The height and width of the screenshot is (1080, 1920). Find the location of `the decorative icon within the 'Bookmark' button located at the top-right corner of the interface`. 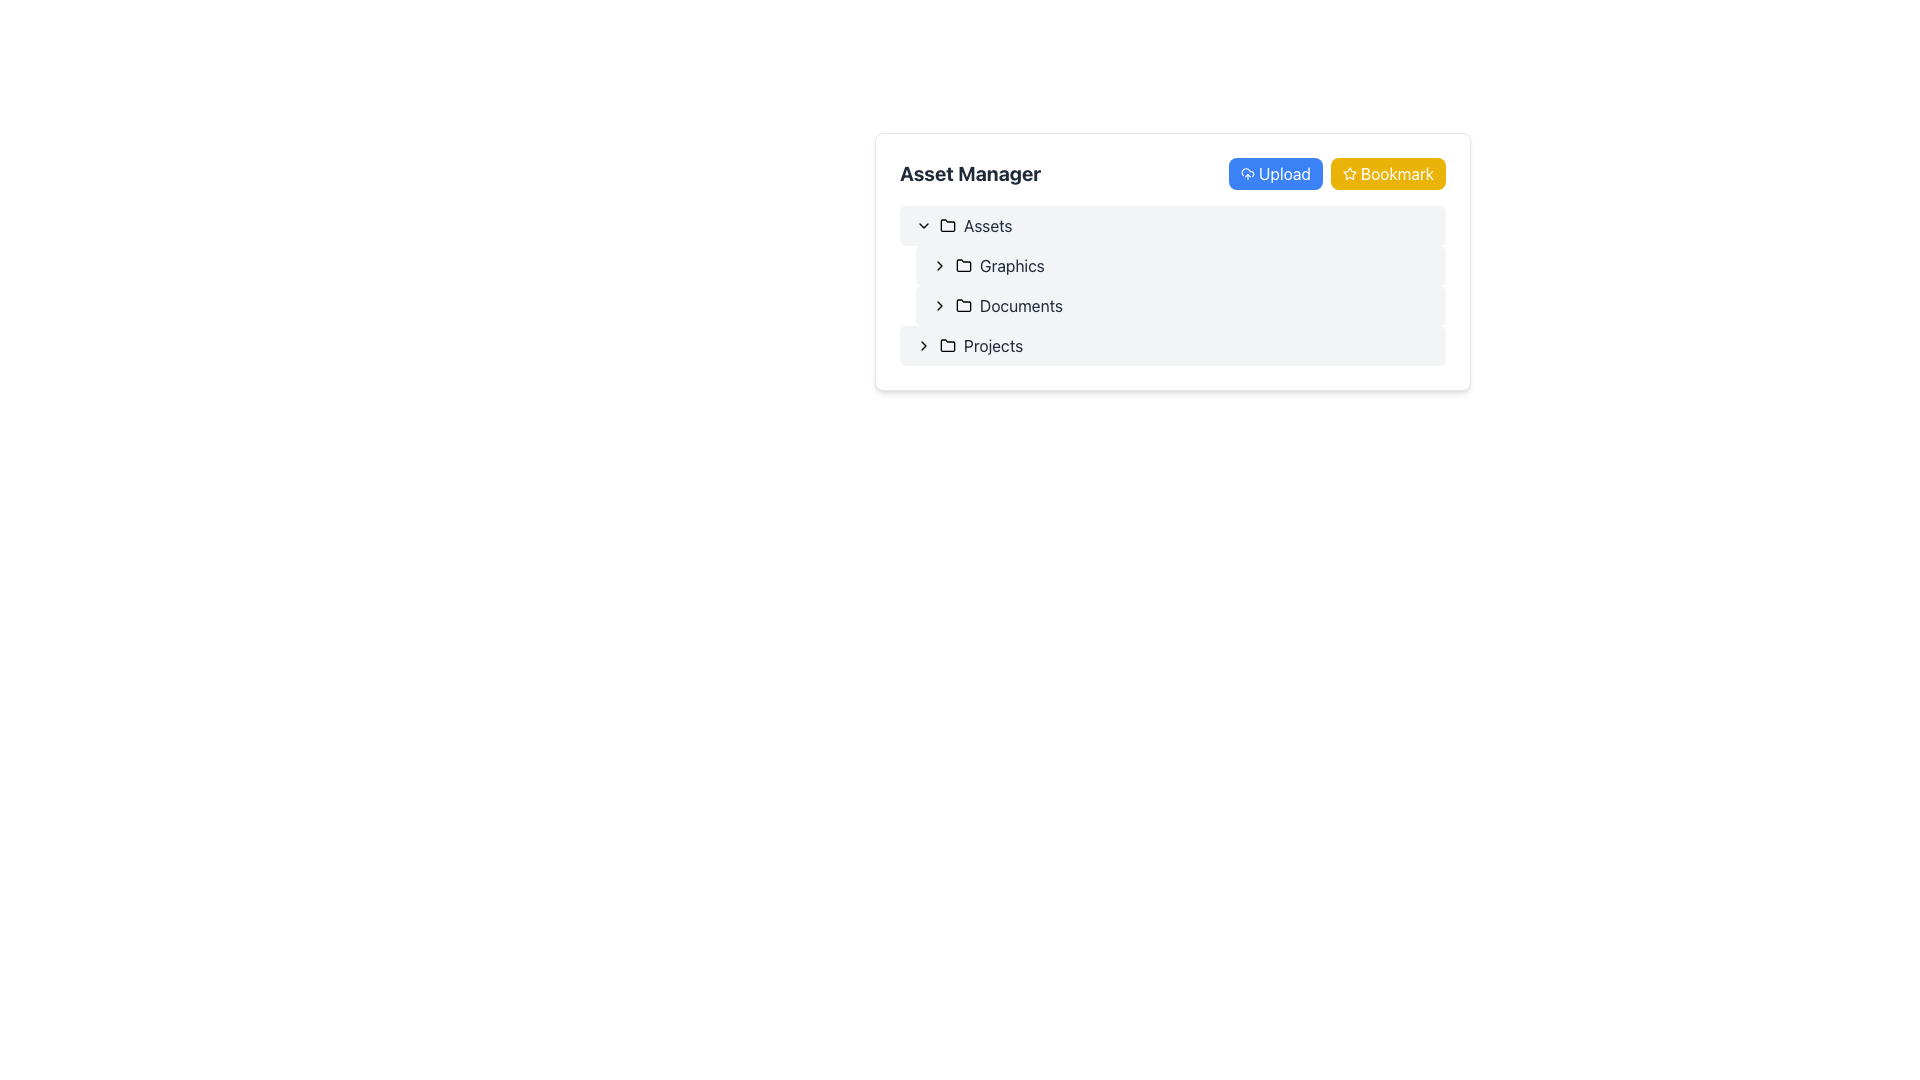

the decorative icon within the 'Bookmark' button located at the top-right corner of the interface is located at coordinates (1349, 172).